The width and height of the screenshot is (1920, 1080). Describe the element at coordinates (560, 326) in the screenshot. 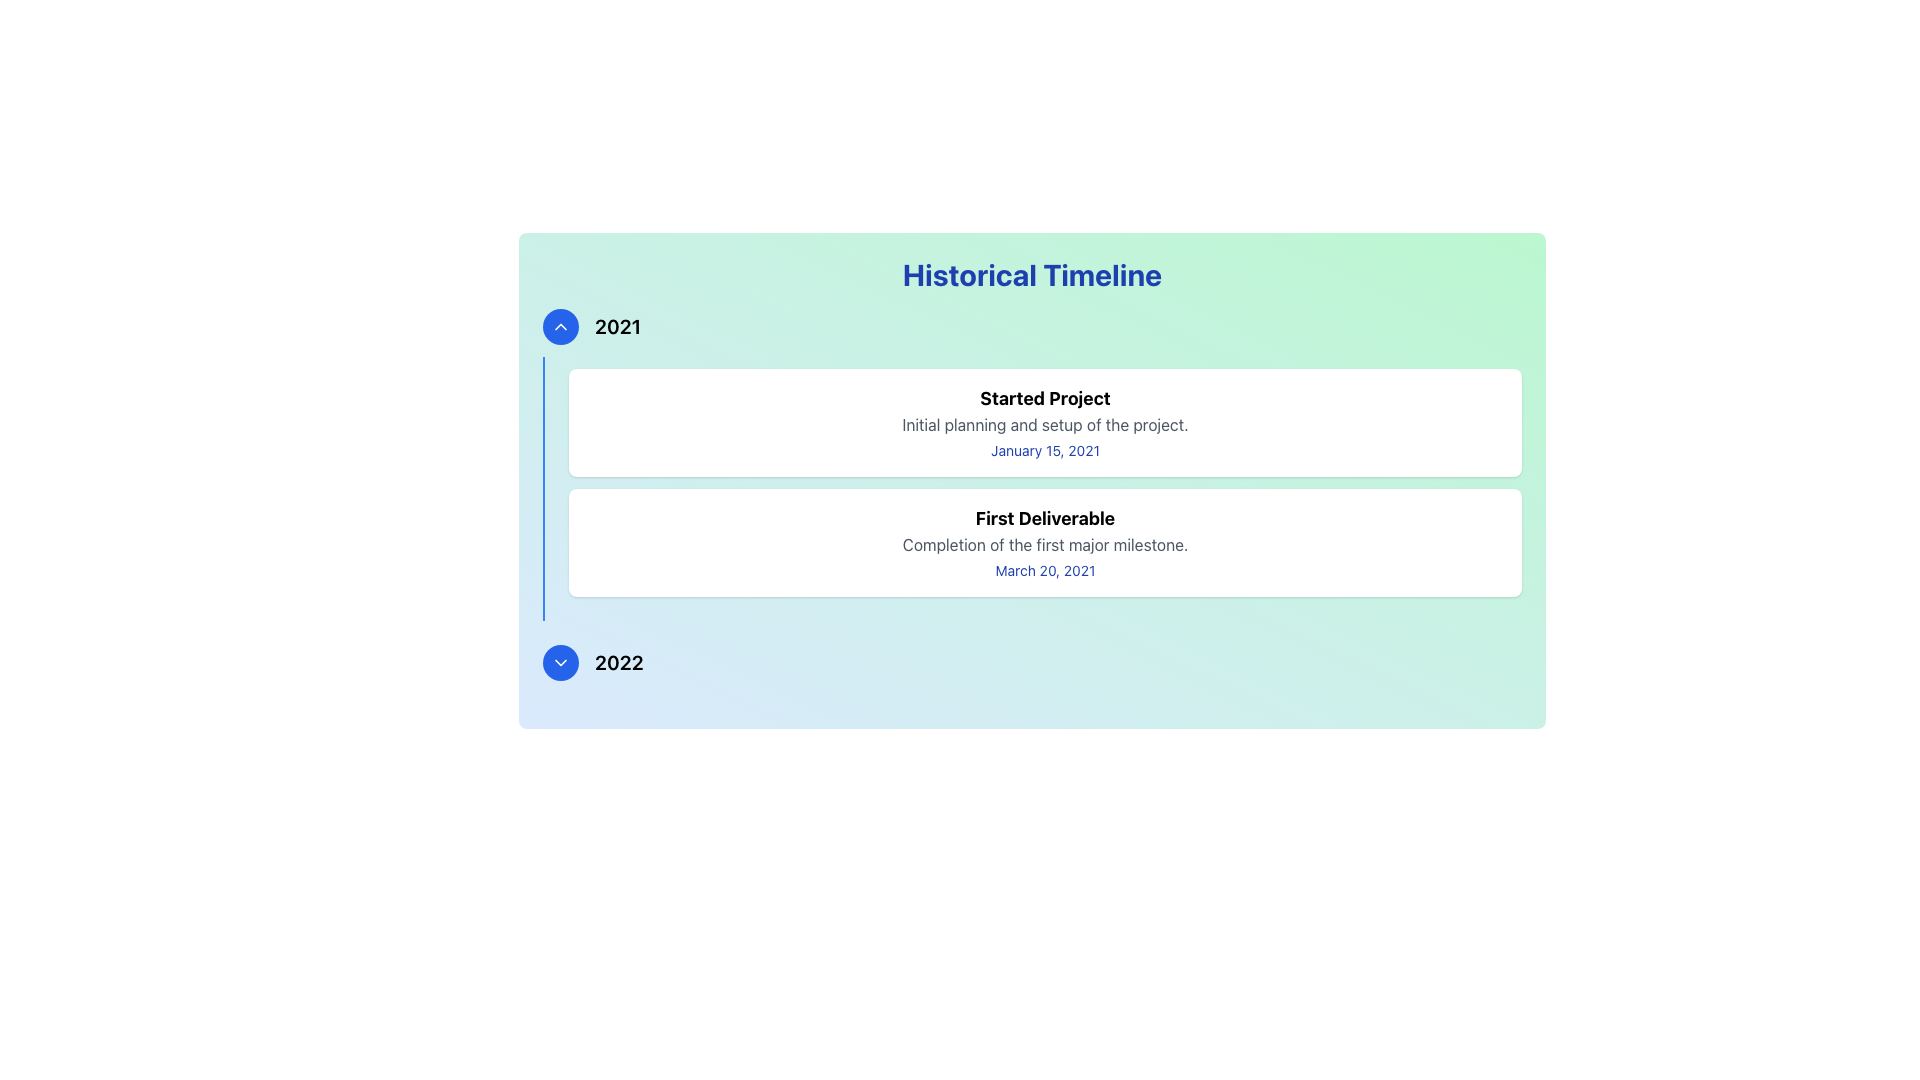

I see `the circular icon button with a blue background and a white upward-pointing triangle located to the left of the text '2021'` at that location.